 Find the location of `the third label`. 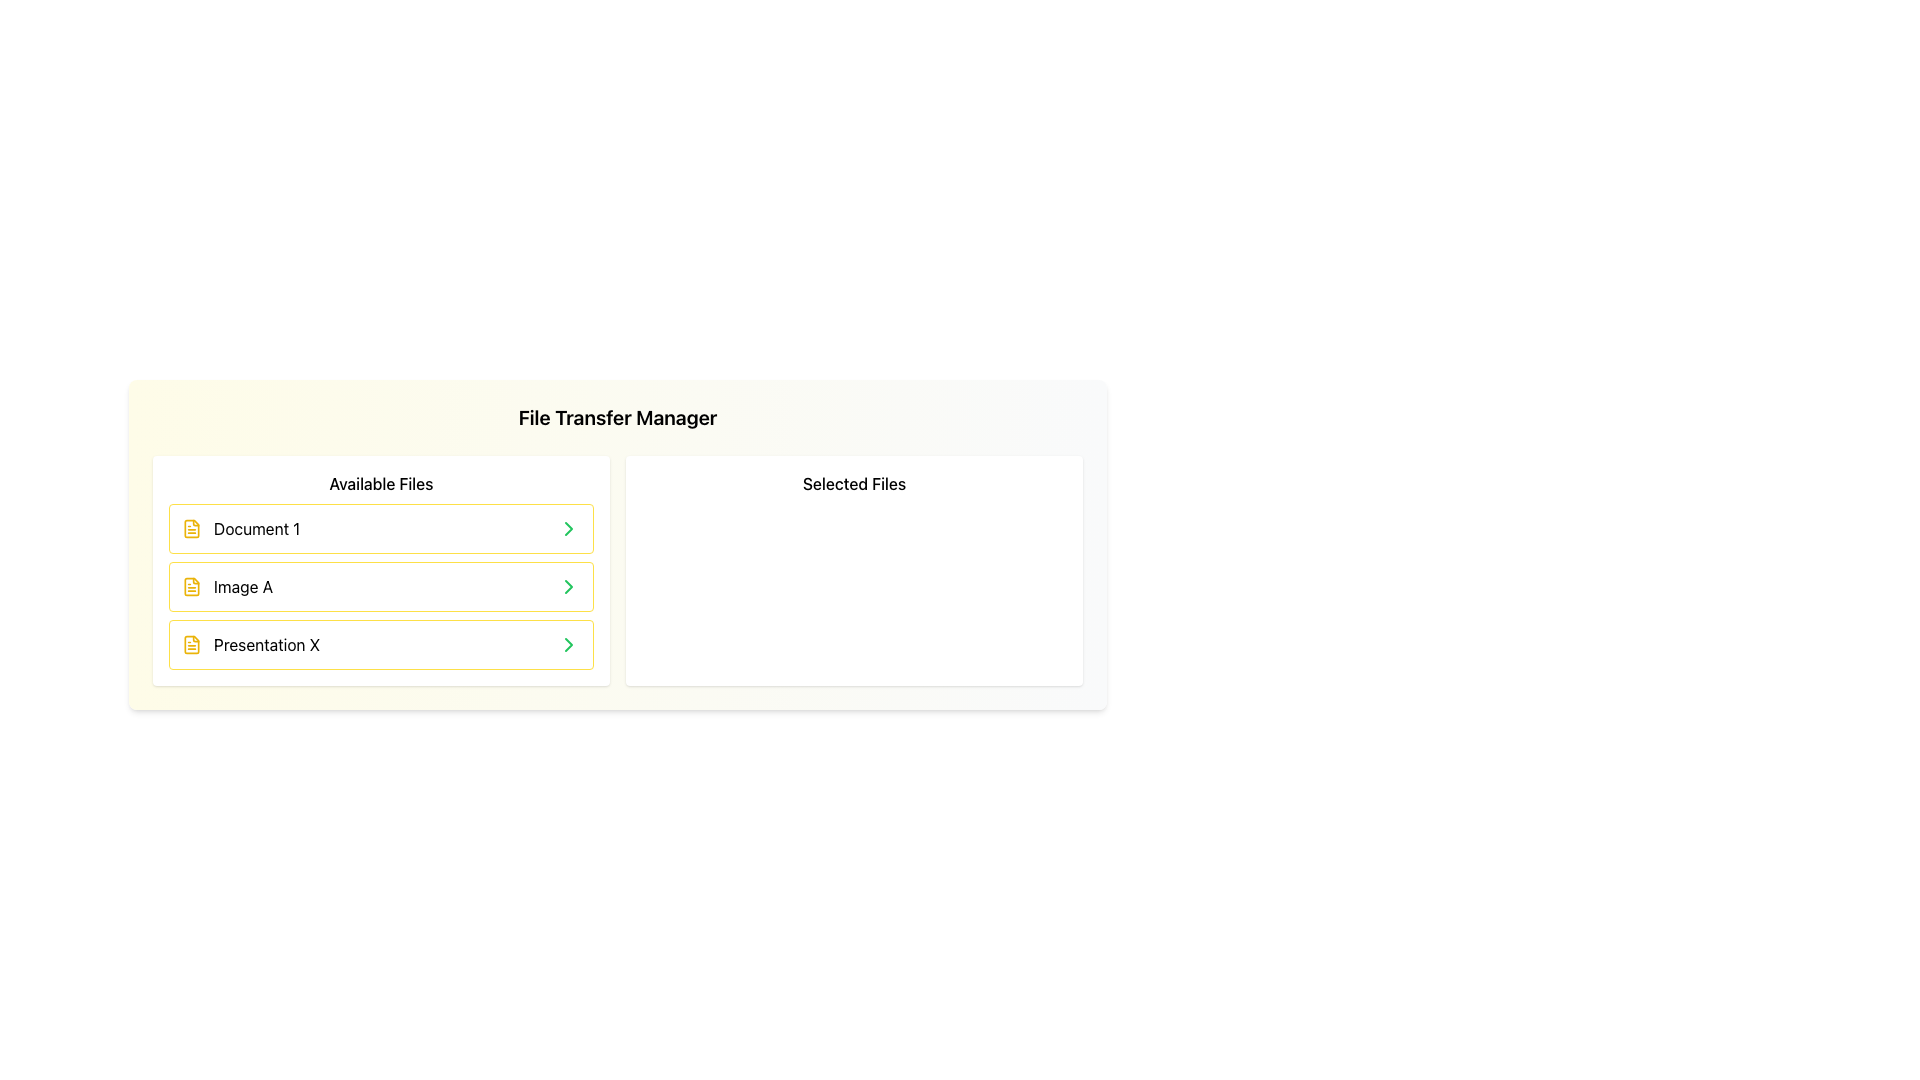

the third label is located at coordinates (266, 644).